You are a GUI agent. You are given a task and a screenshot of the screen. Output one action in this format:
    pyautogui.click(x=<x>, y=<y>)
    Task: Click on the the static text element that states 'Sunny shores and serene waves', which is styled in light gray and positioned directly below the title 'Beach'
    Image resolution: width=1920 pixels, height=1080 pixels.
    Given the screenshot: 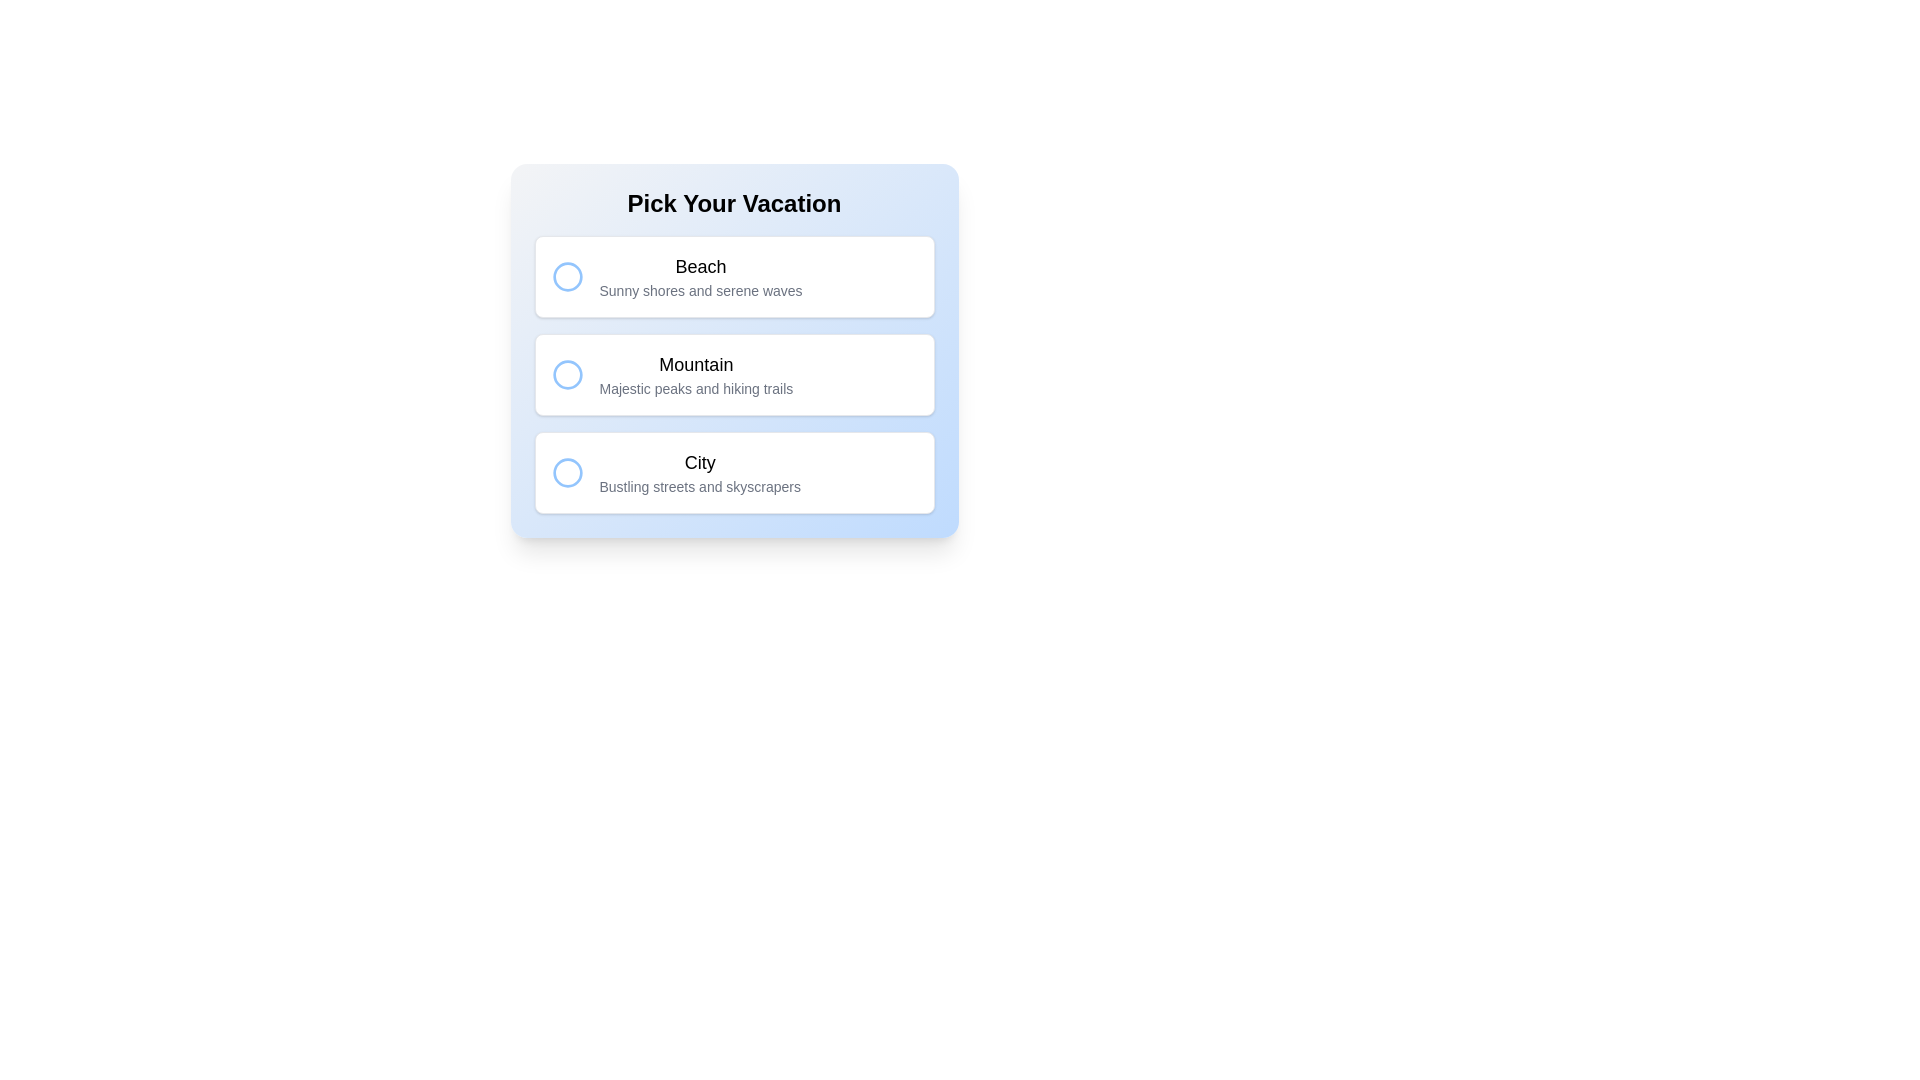 What is the action you would take?
    pyautogui.click(x=700, y=290)
    